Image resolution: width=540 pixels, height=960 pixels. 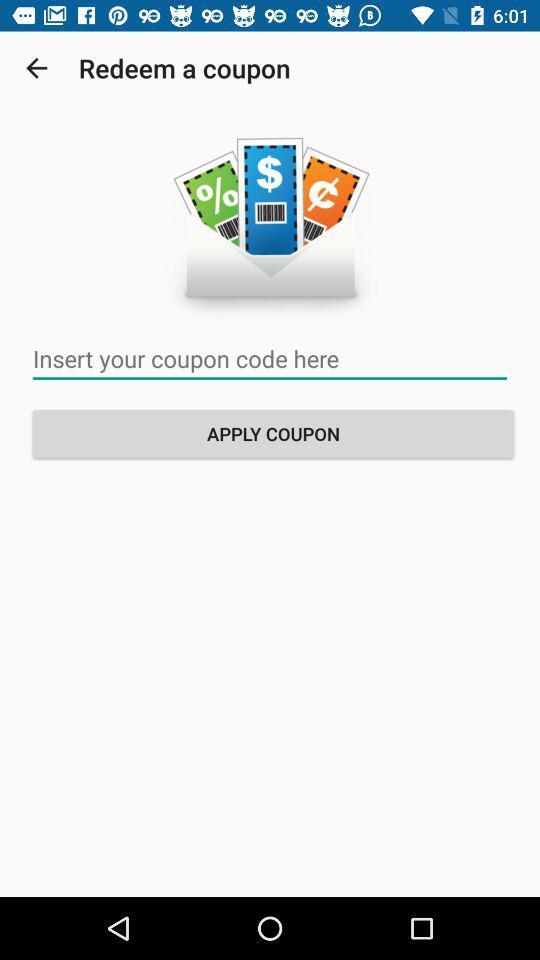 I want to click on item at the top left corner, so click(x=36, y=68).